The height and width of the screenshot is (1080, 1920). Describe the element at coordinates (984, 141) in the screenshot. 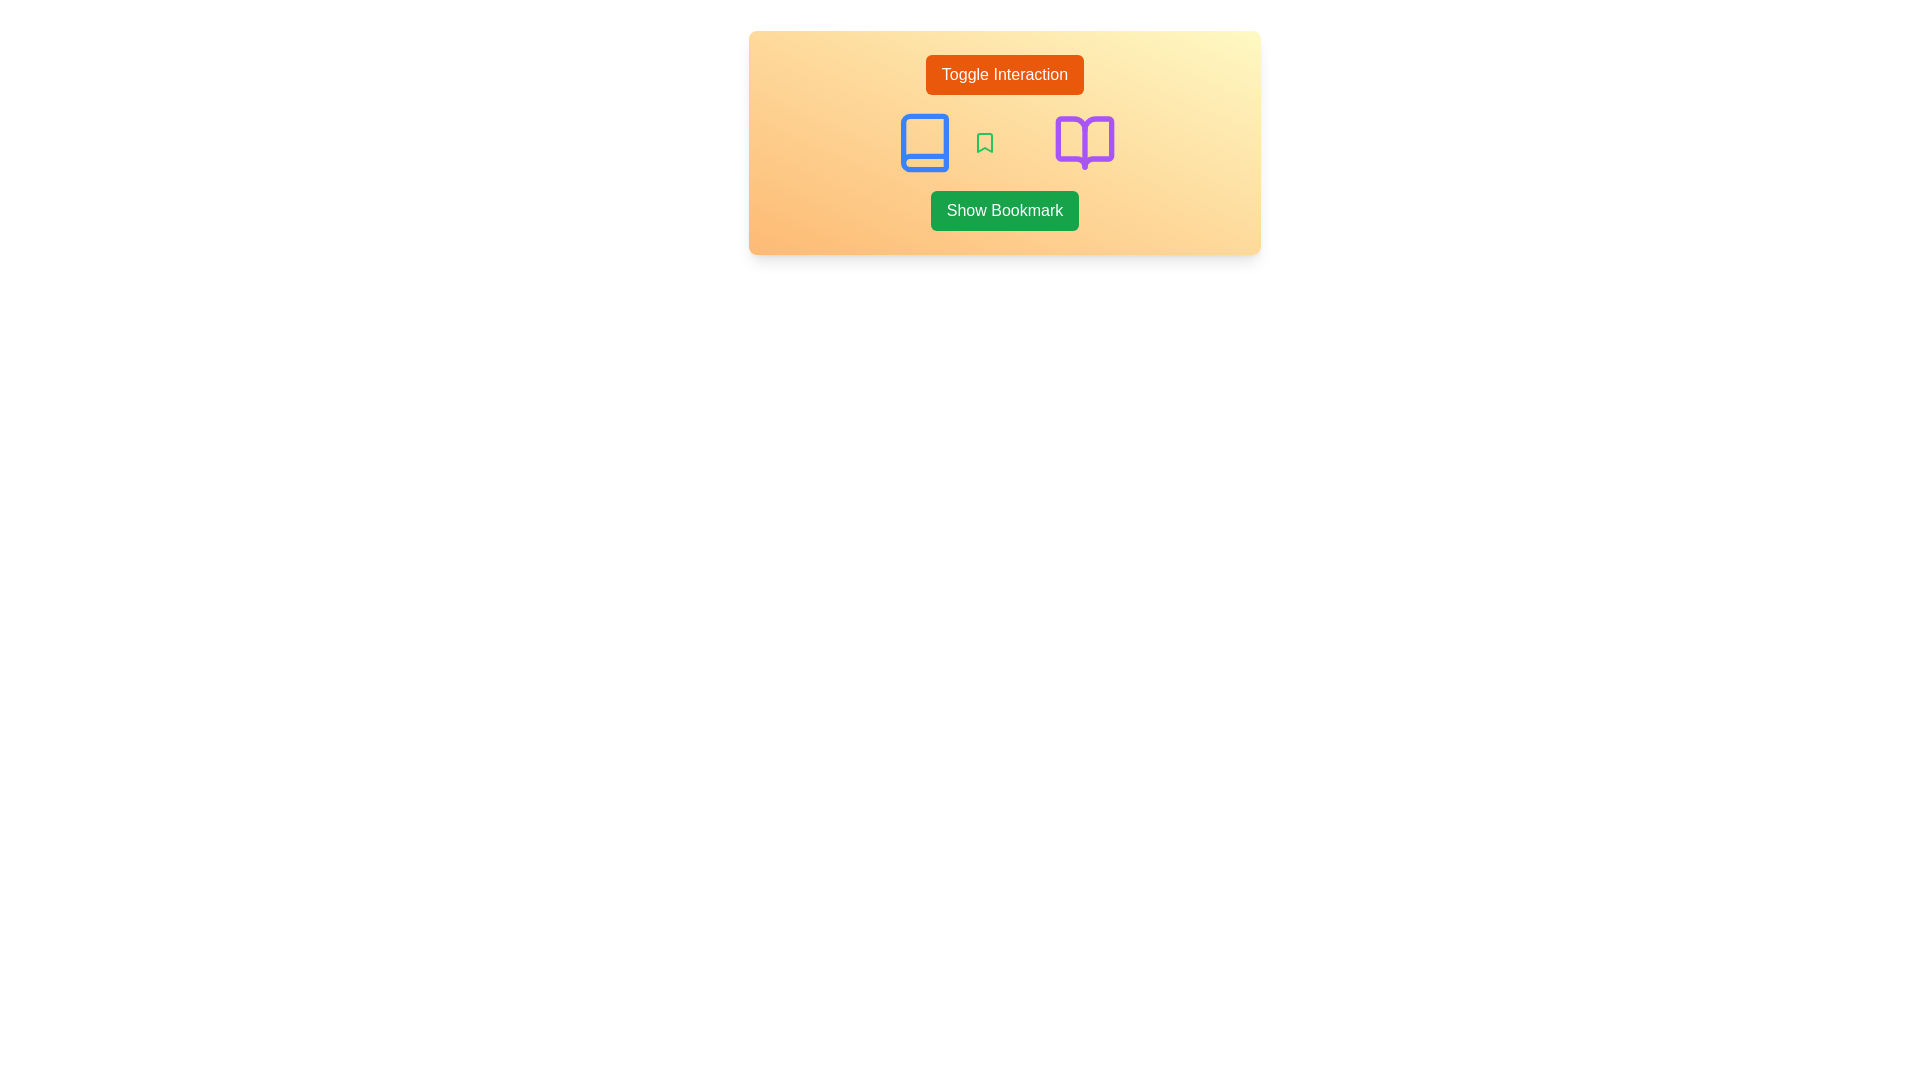

I see `the green-stroked bookmark icon located centrally in the three-column layout` at that location.